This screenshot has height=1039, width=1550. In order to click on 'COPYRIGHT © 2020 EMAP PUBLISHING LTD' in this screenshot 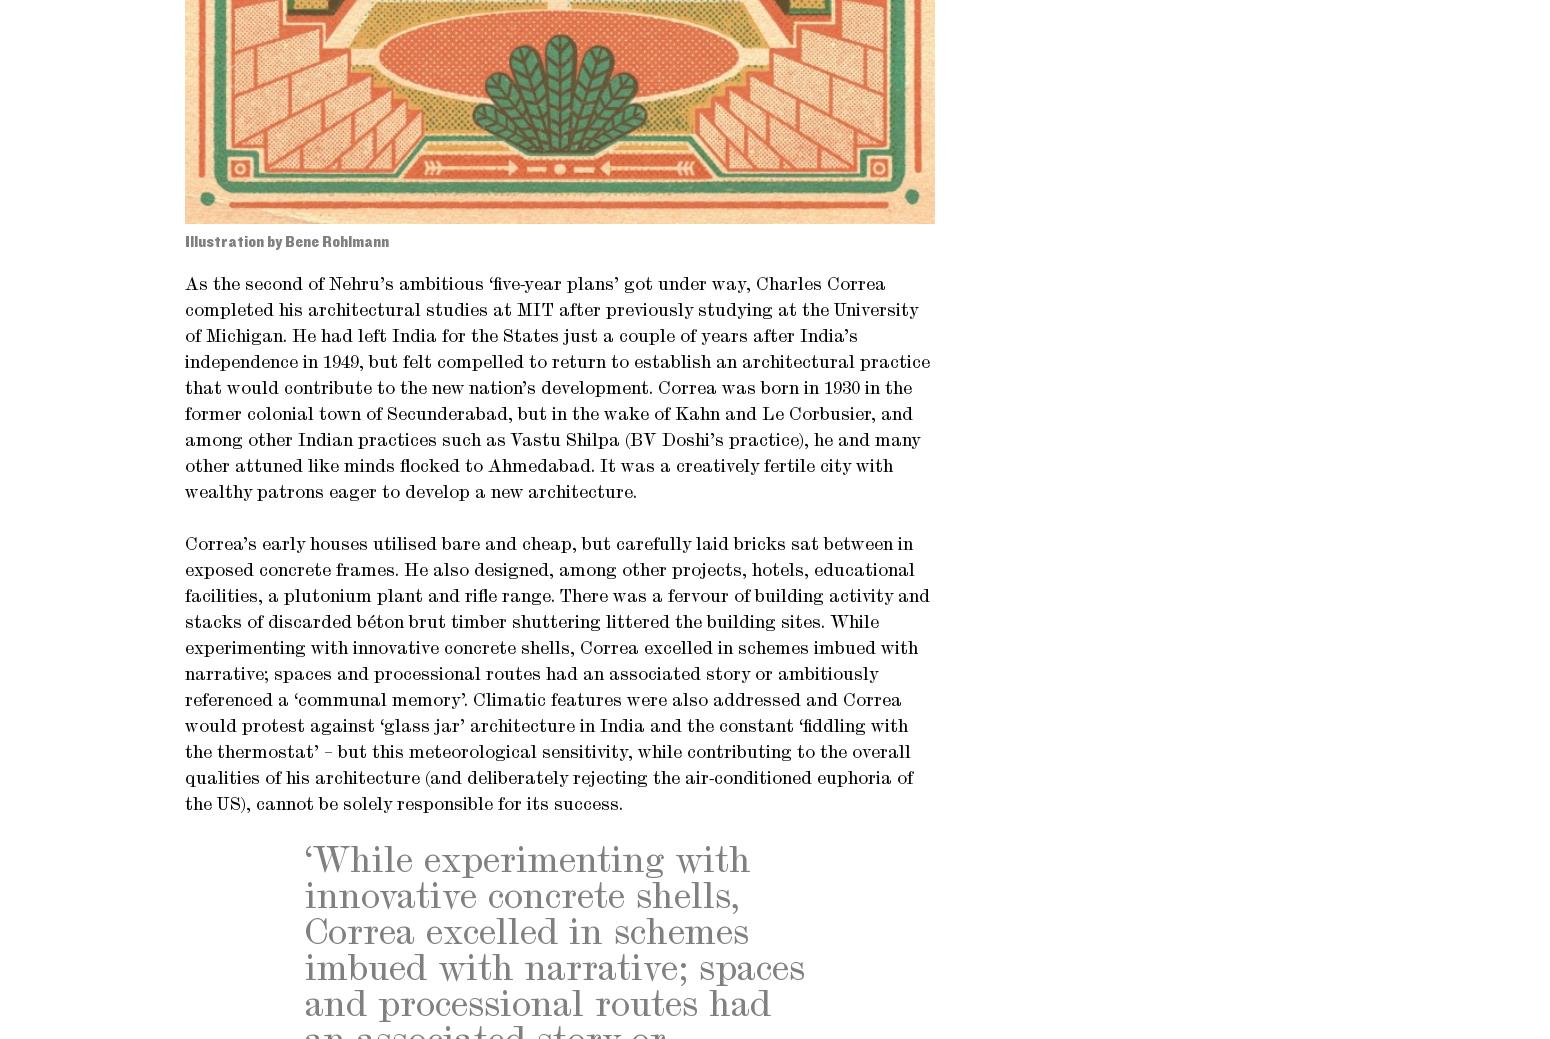, I will do `click(349, 182)`.